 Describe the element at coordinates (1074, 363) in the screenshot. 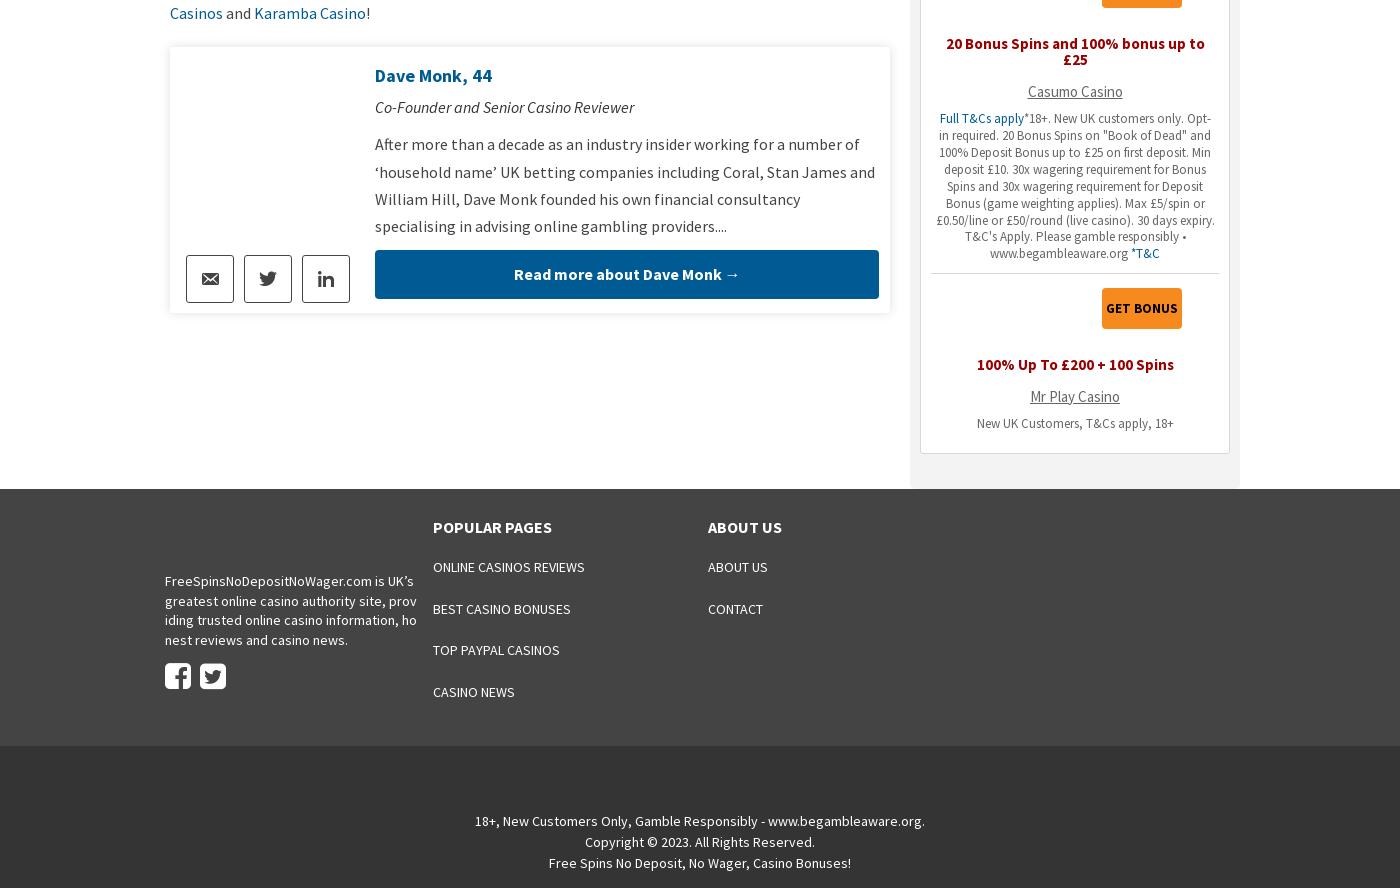

I see `'100% Up To £200 + 100 Spins'` at that location.